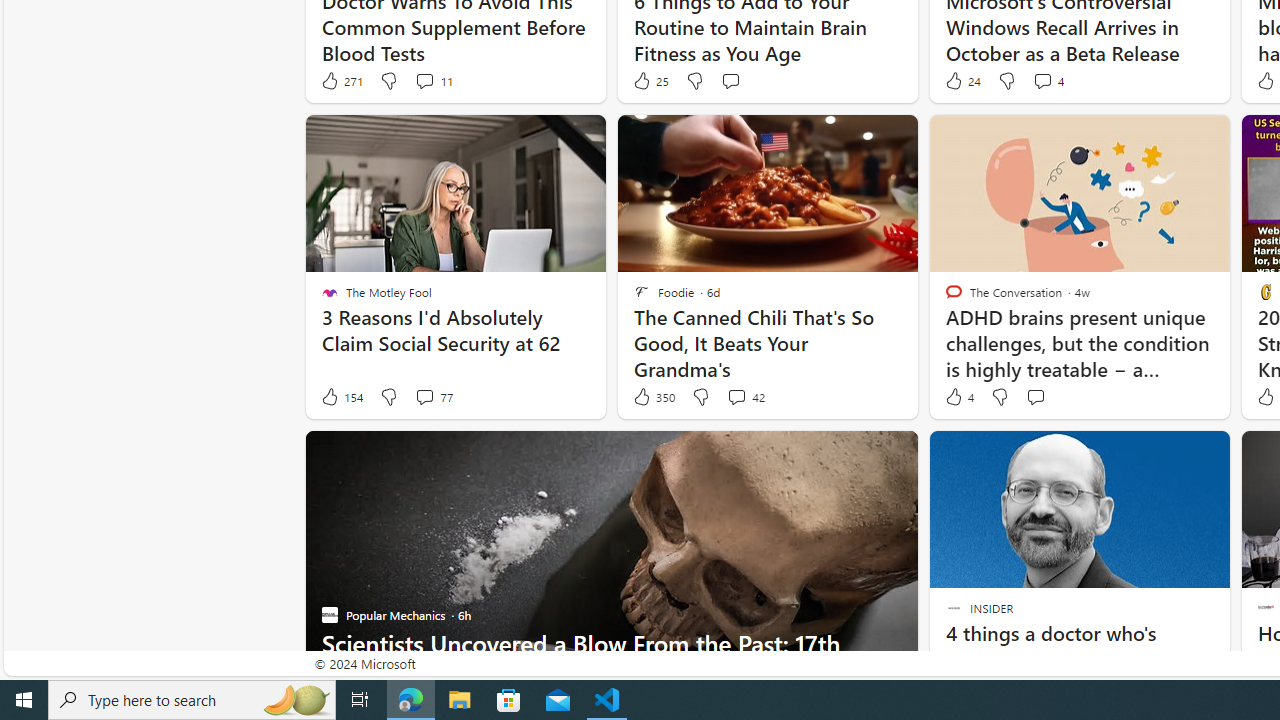  I want to click on '350 Like', so click(653, 397).